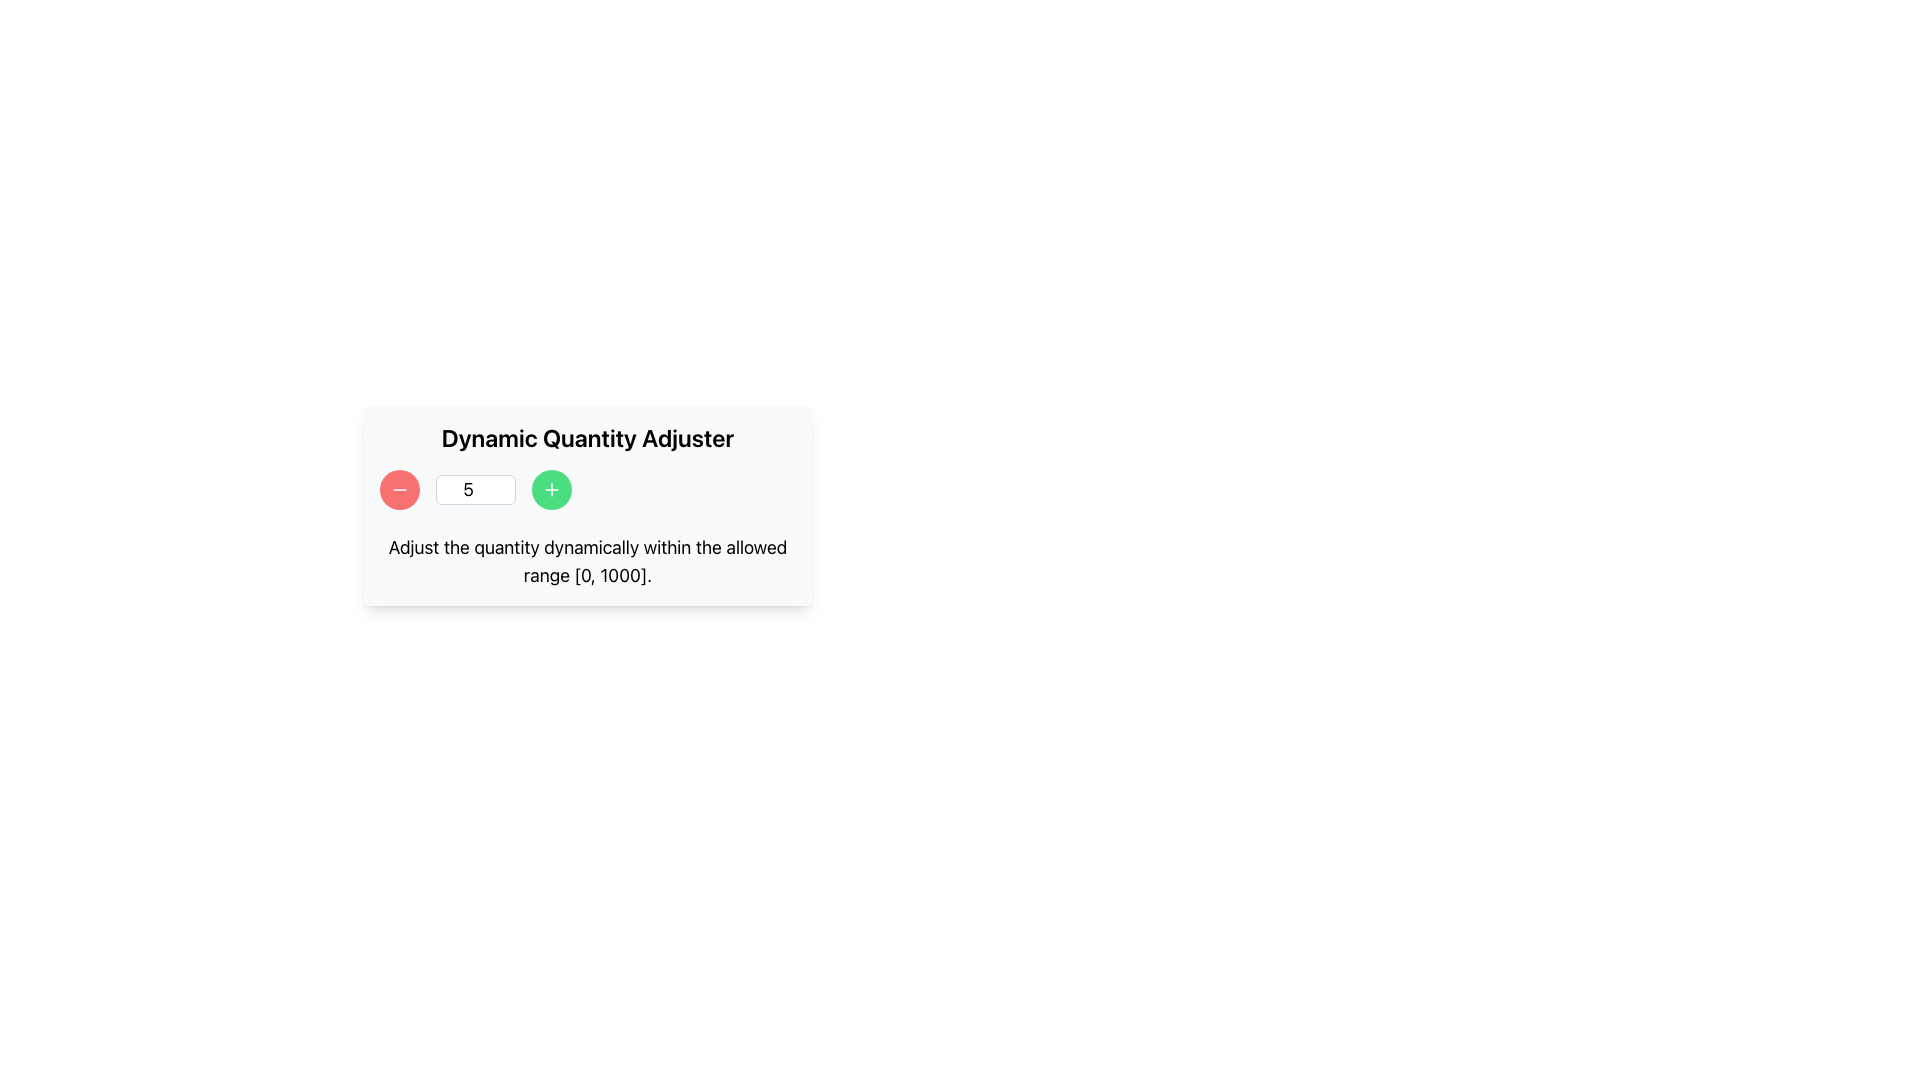 The image size is (1920, 1080). Describe the element at coordinates (552, 489) in the screenshot. I see `the circular green button with a white '+' icon to increment the value` at that location.